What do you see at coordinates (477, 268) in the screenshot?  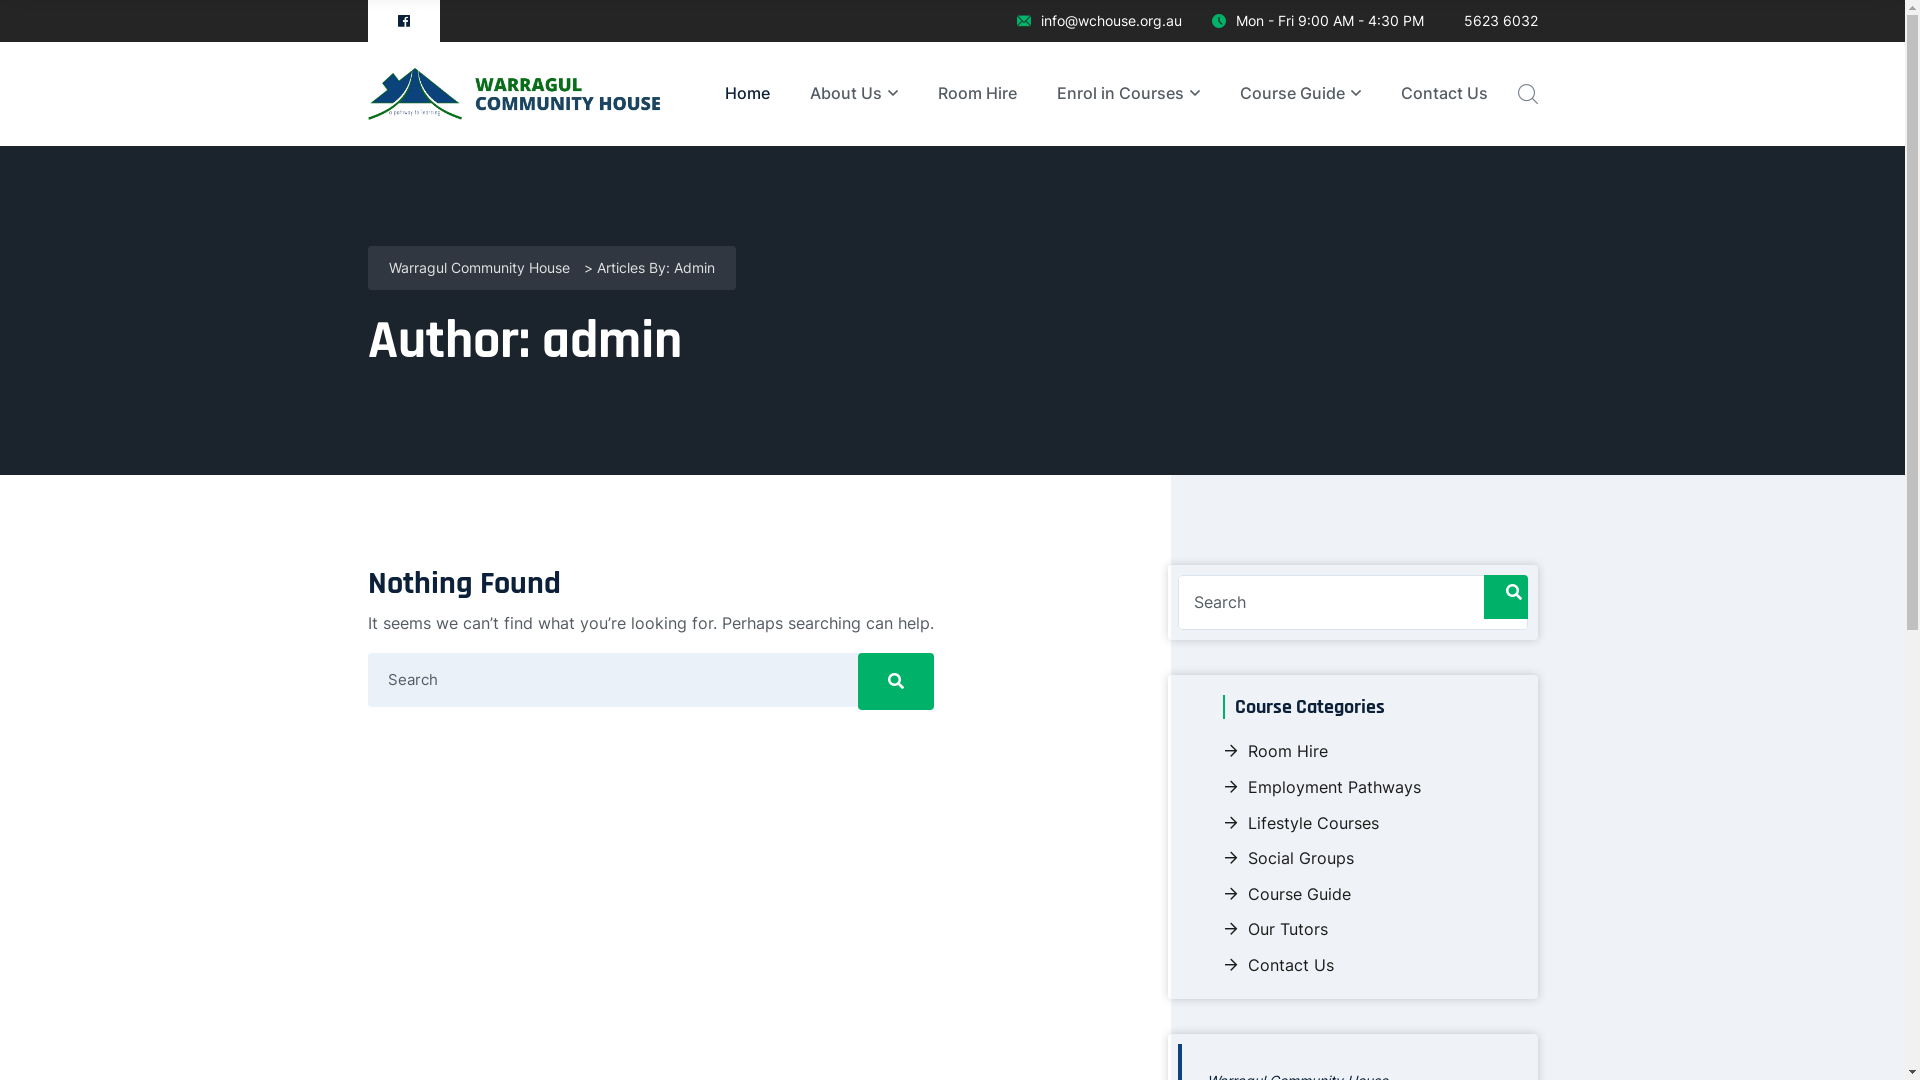 I see `'Warragul Community House'` at bounding box center [477, 268].